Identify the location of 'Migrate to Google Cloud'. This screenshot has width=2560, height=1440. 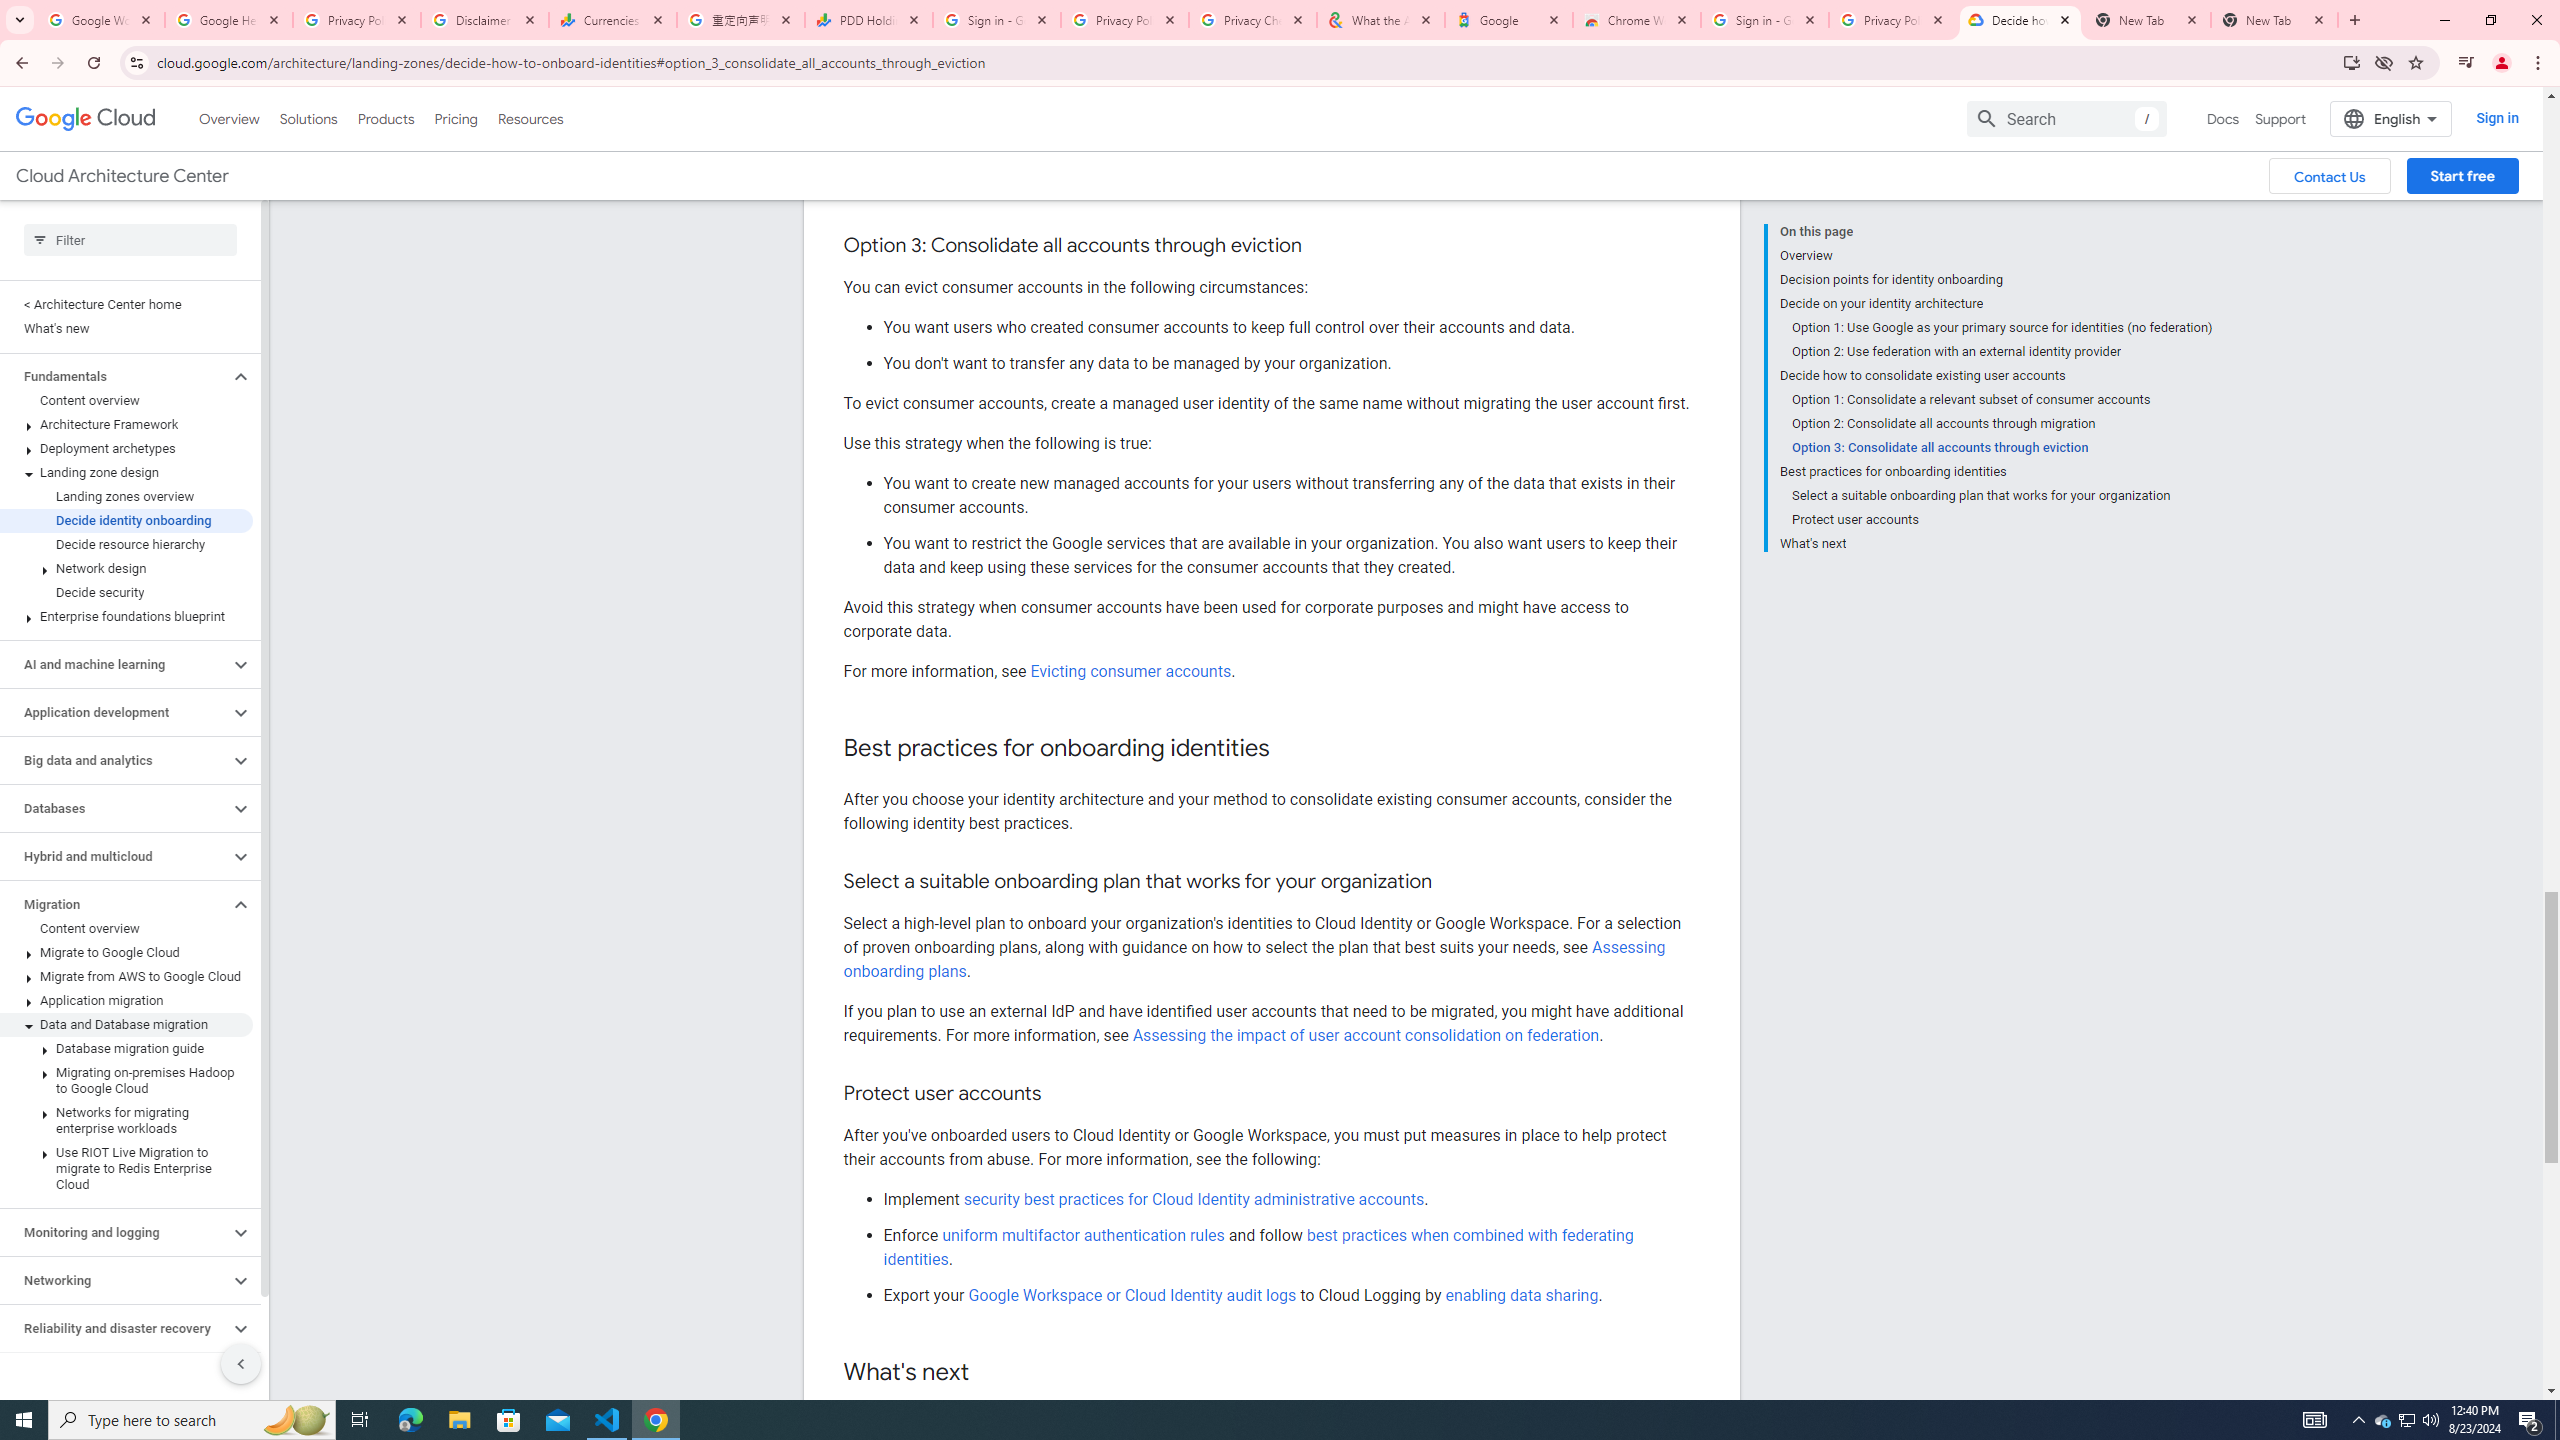
(126, 951).